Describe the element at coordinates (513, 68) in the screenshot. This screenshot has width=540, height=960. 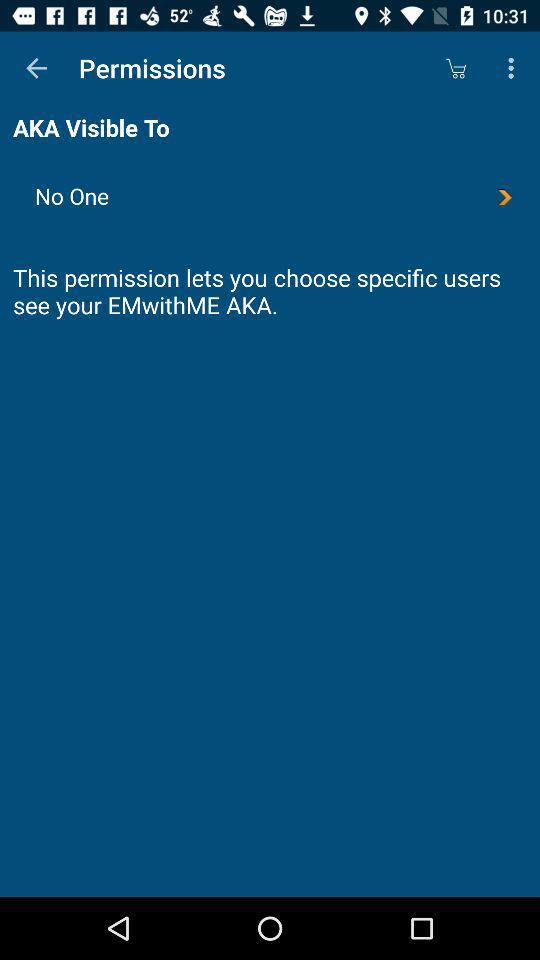
I see `the item above the no one icon` at that location.